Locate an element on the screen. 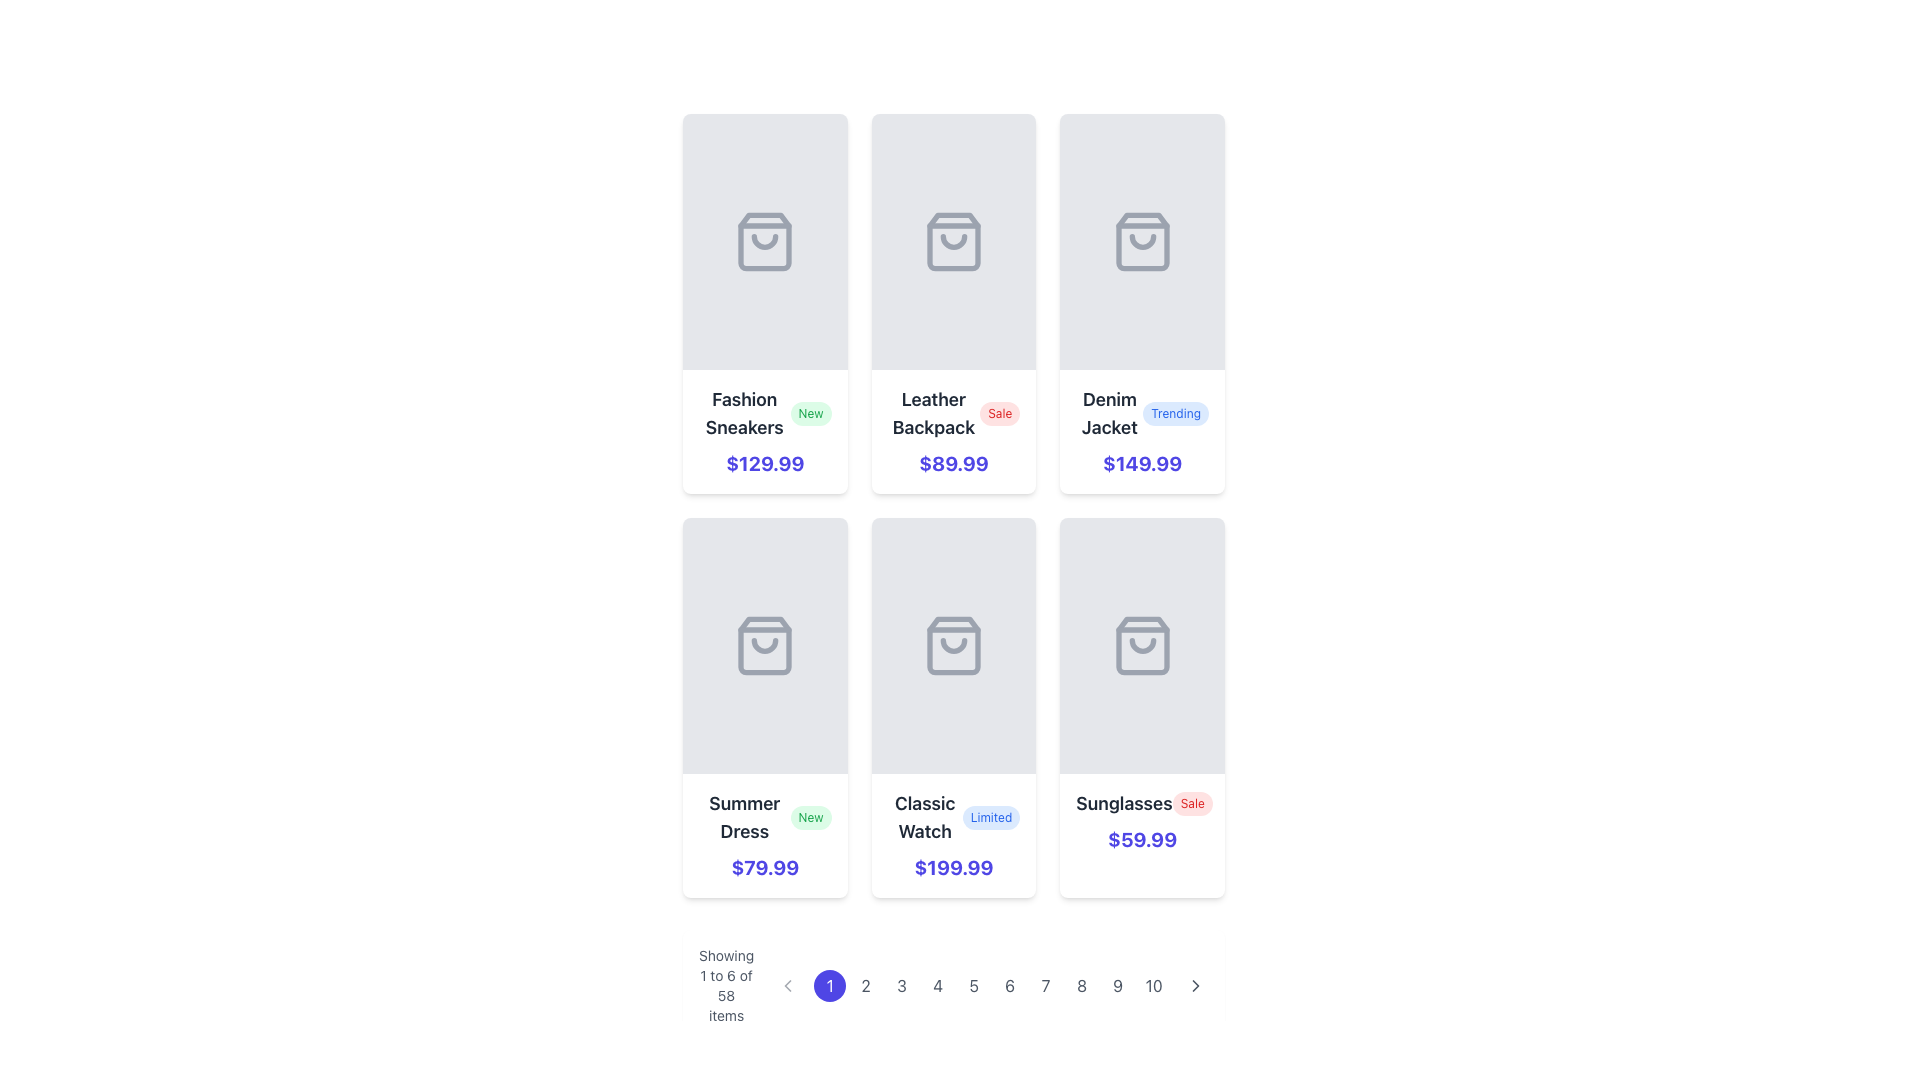  the text content of the product title located in the top row, third column of the product card, positioned above the price and next to the 'Trending' badge is located at coordinates (1108, 412).